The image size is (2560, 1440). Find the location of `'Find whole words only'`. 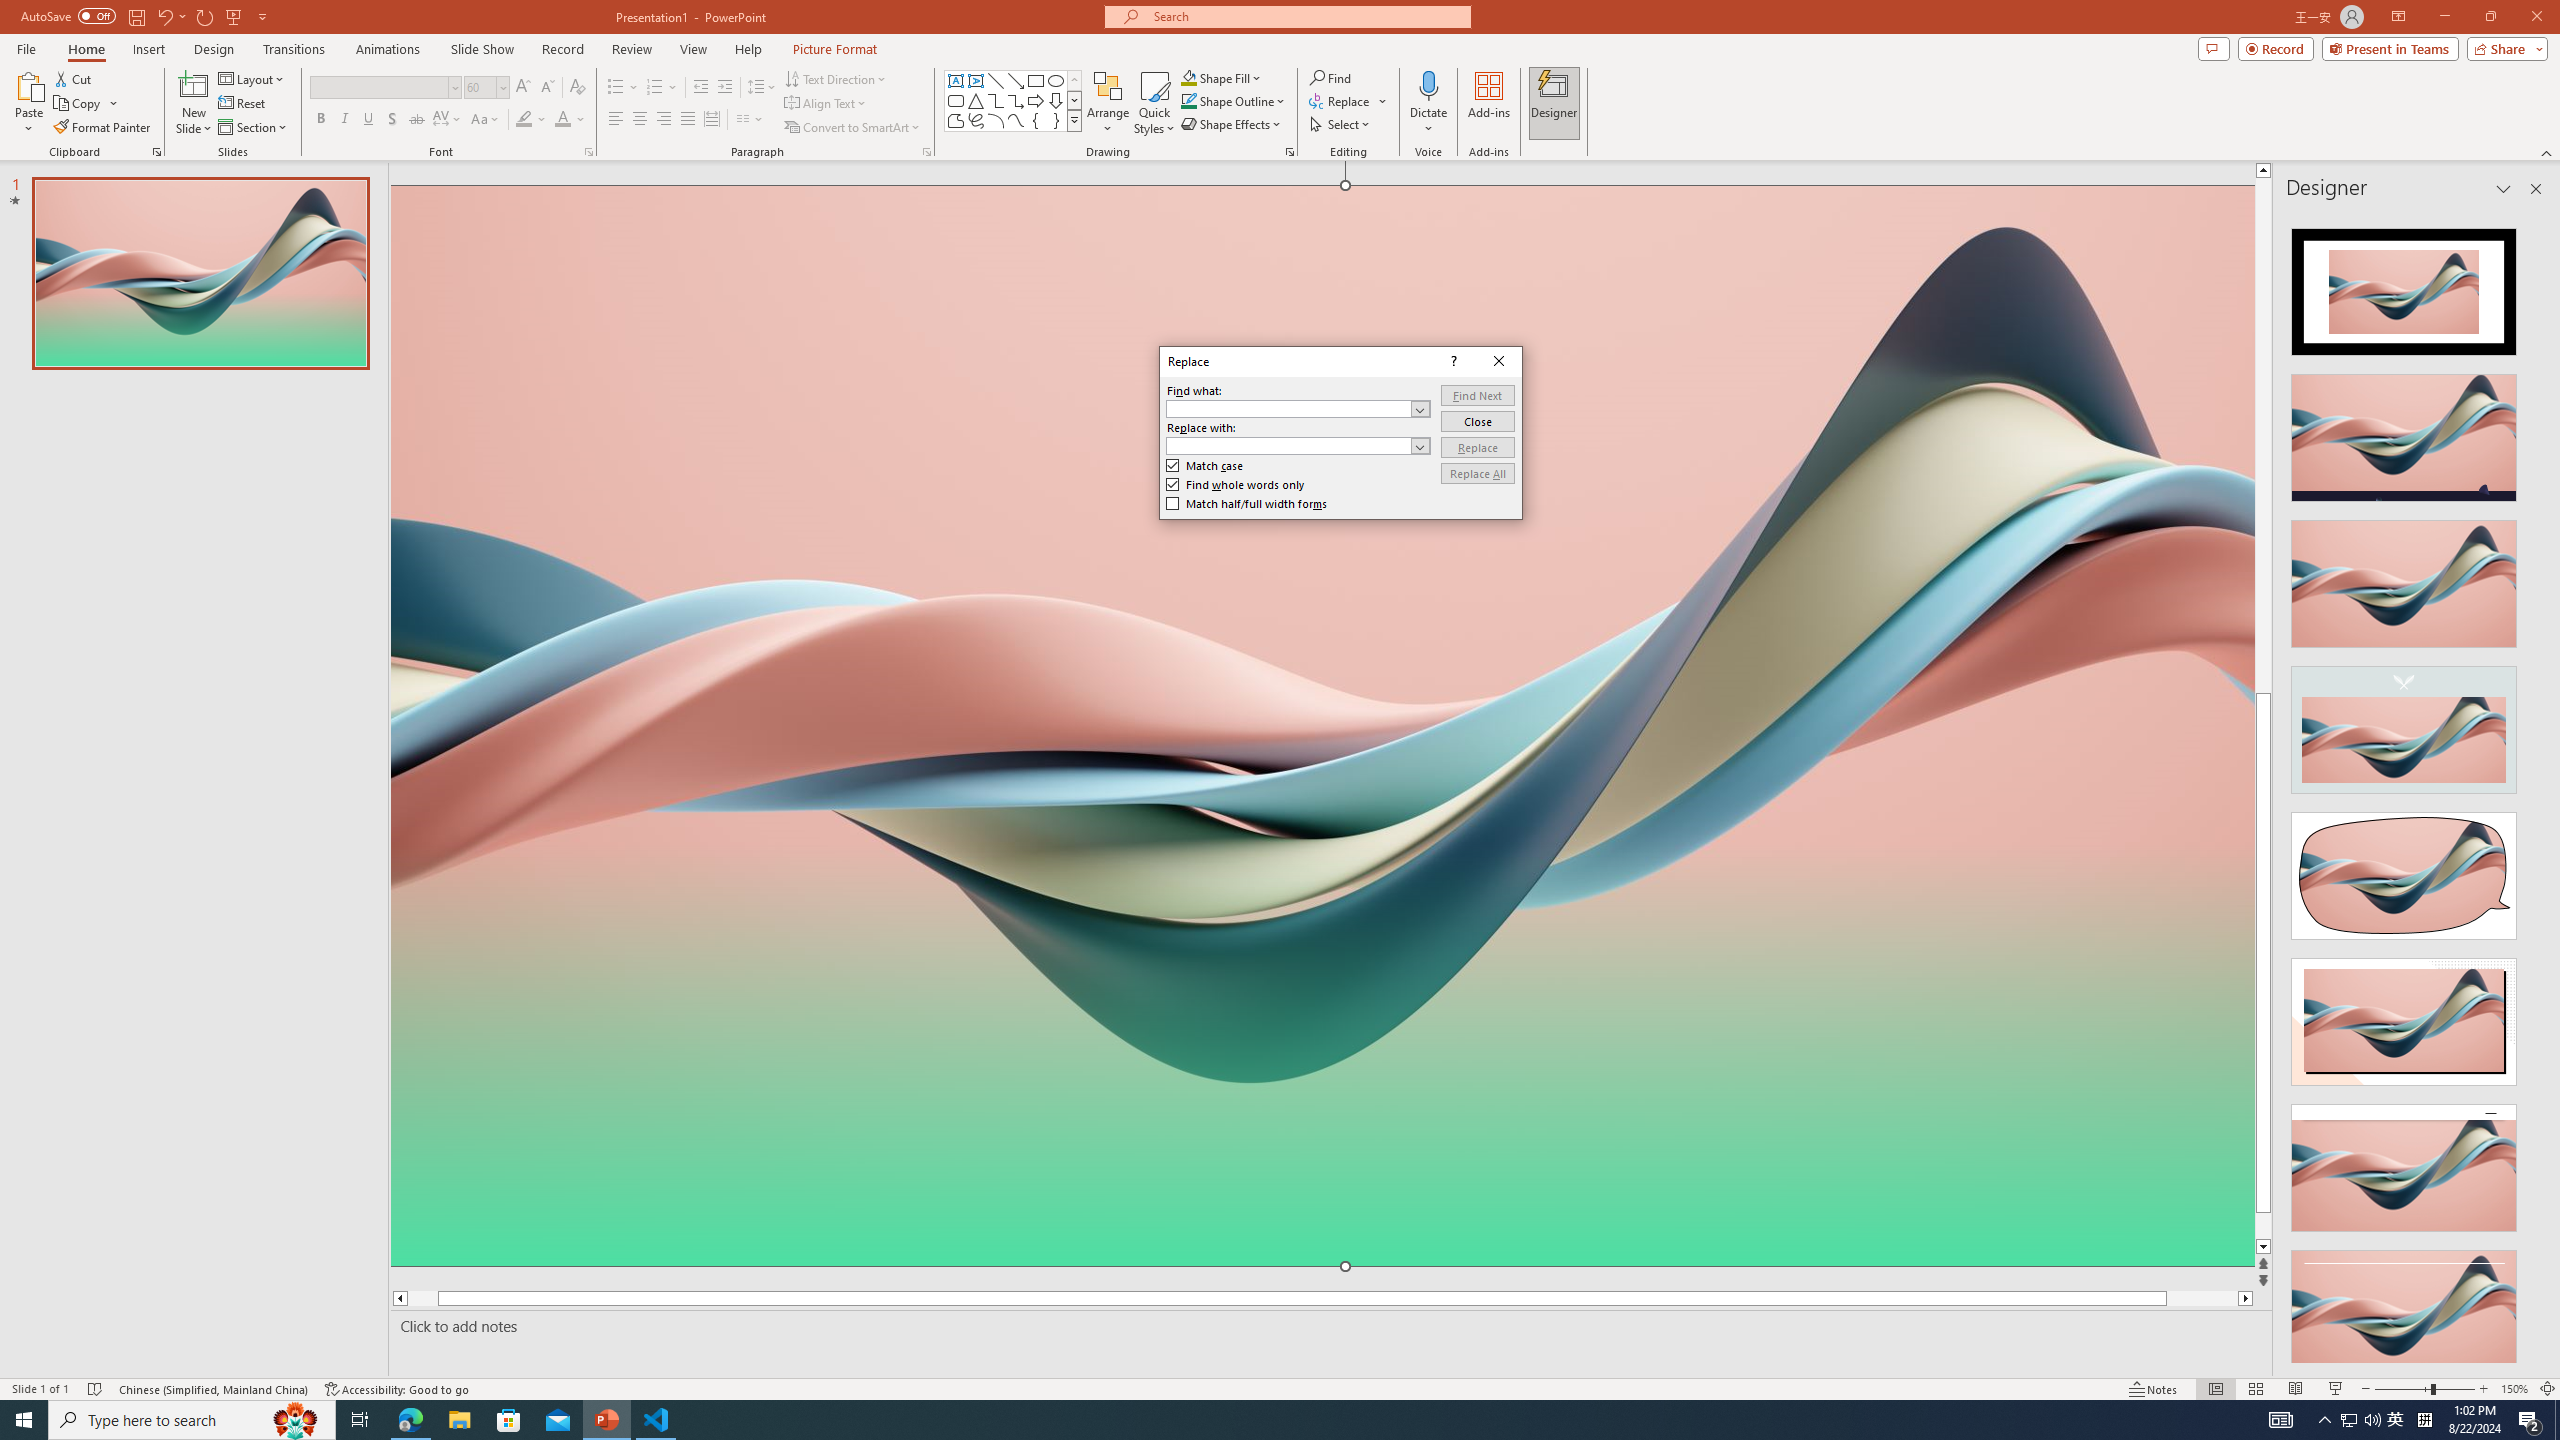

'Find whole words only' is located at coordinates (1235, 483).